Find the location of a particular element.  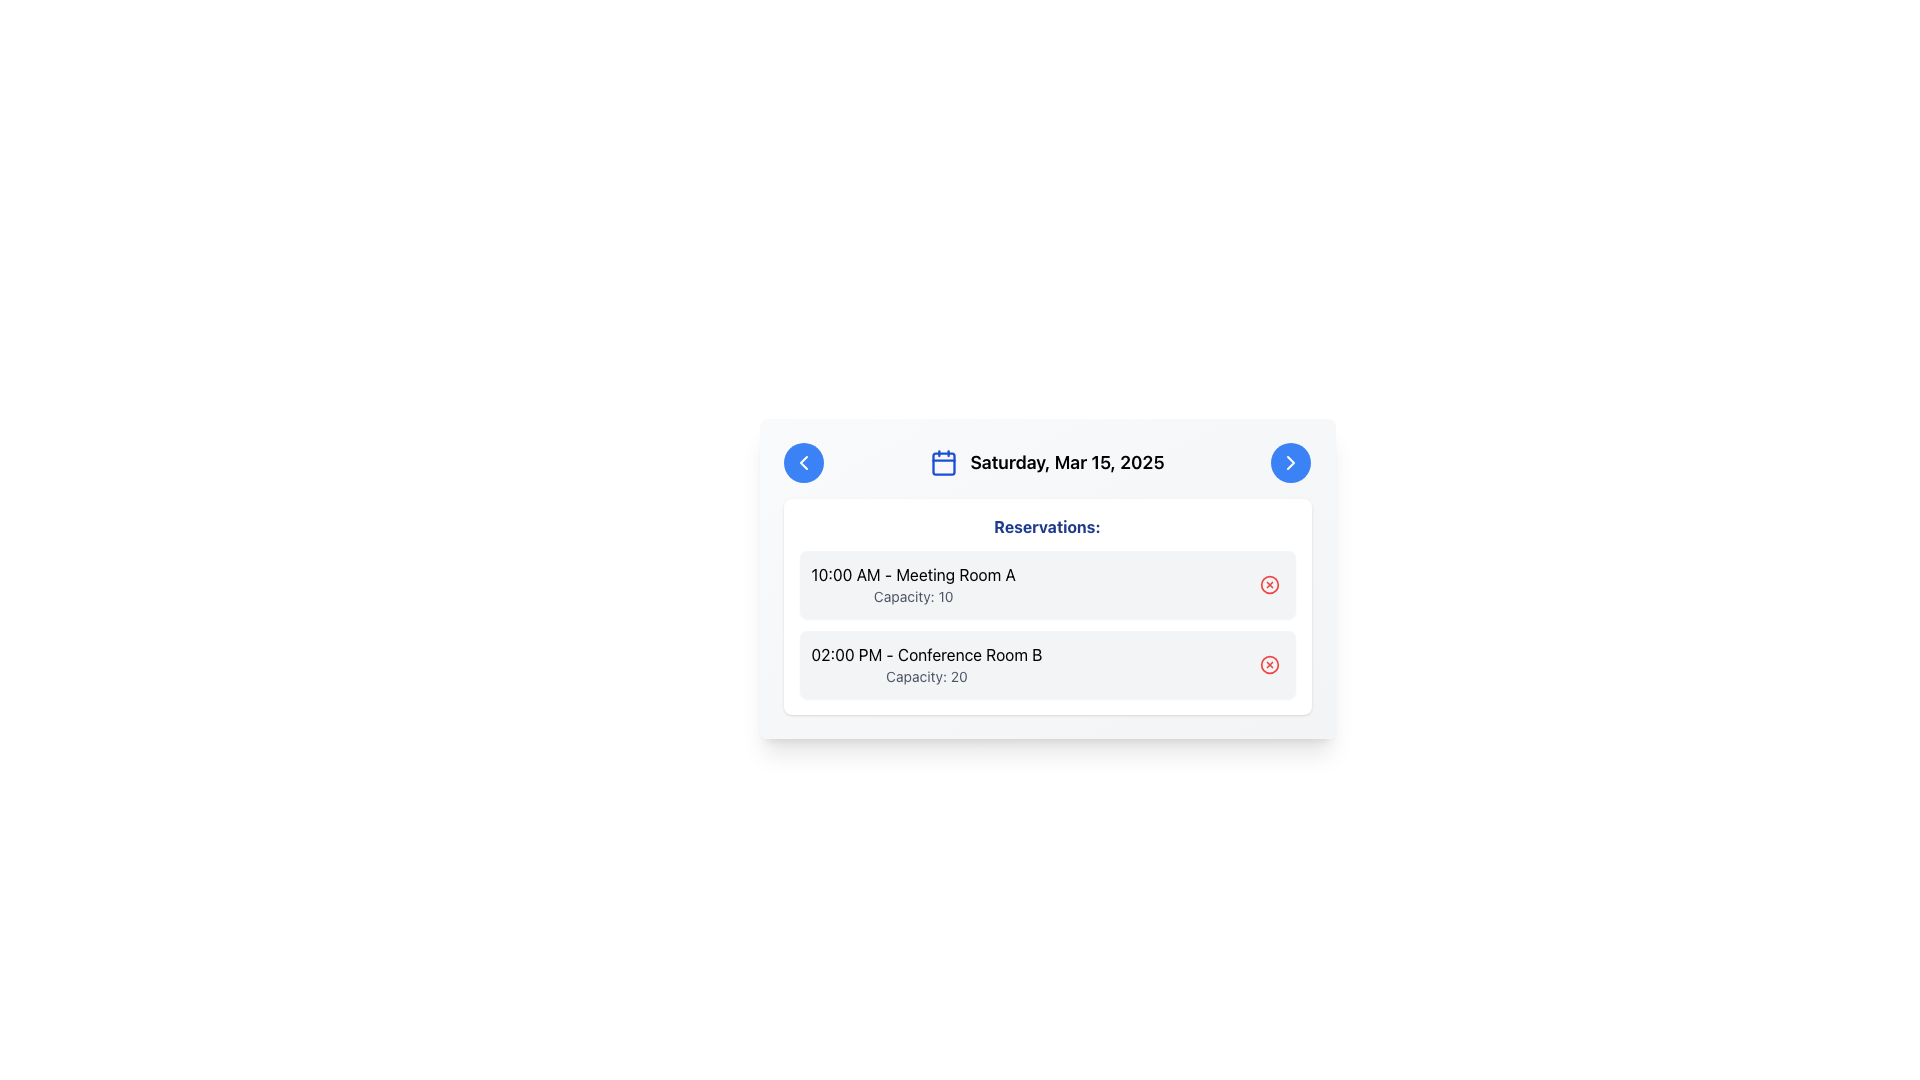

text label displaying 'Capacity: 20', which is styled in gray and located below '02:00 PM - Conference Room B' is located at coordinates (925, 676).